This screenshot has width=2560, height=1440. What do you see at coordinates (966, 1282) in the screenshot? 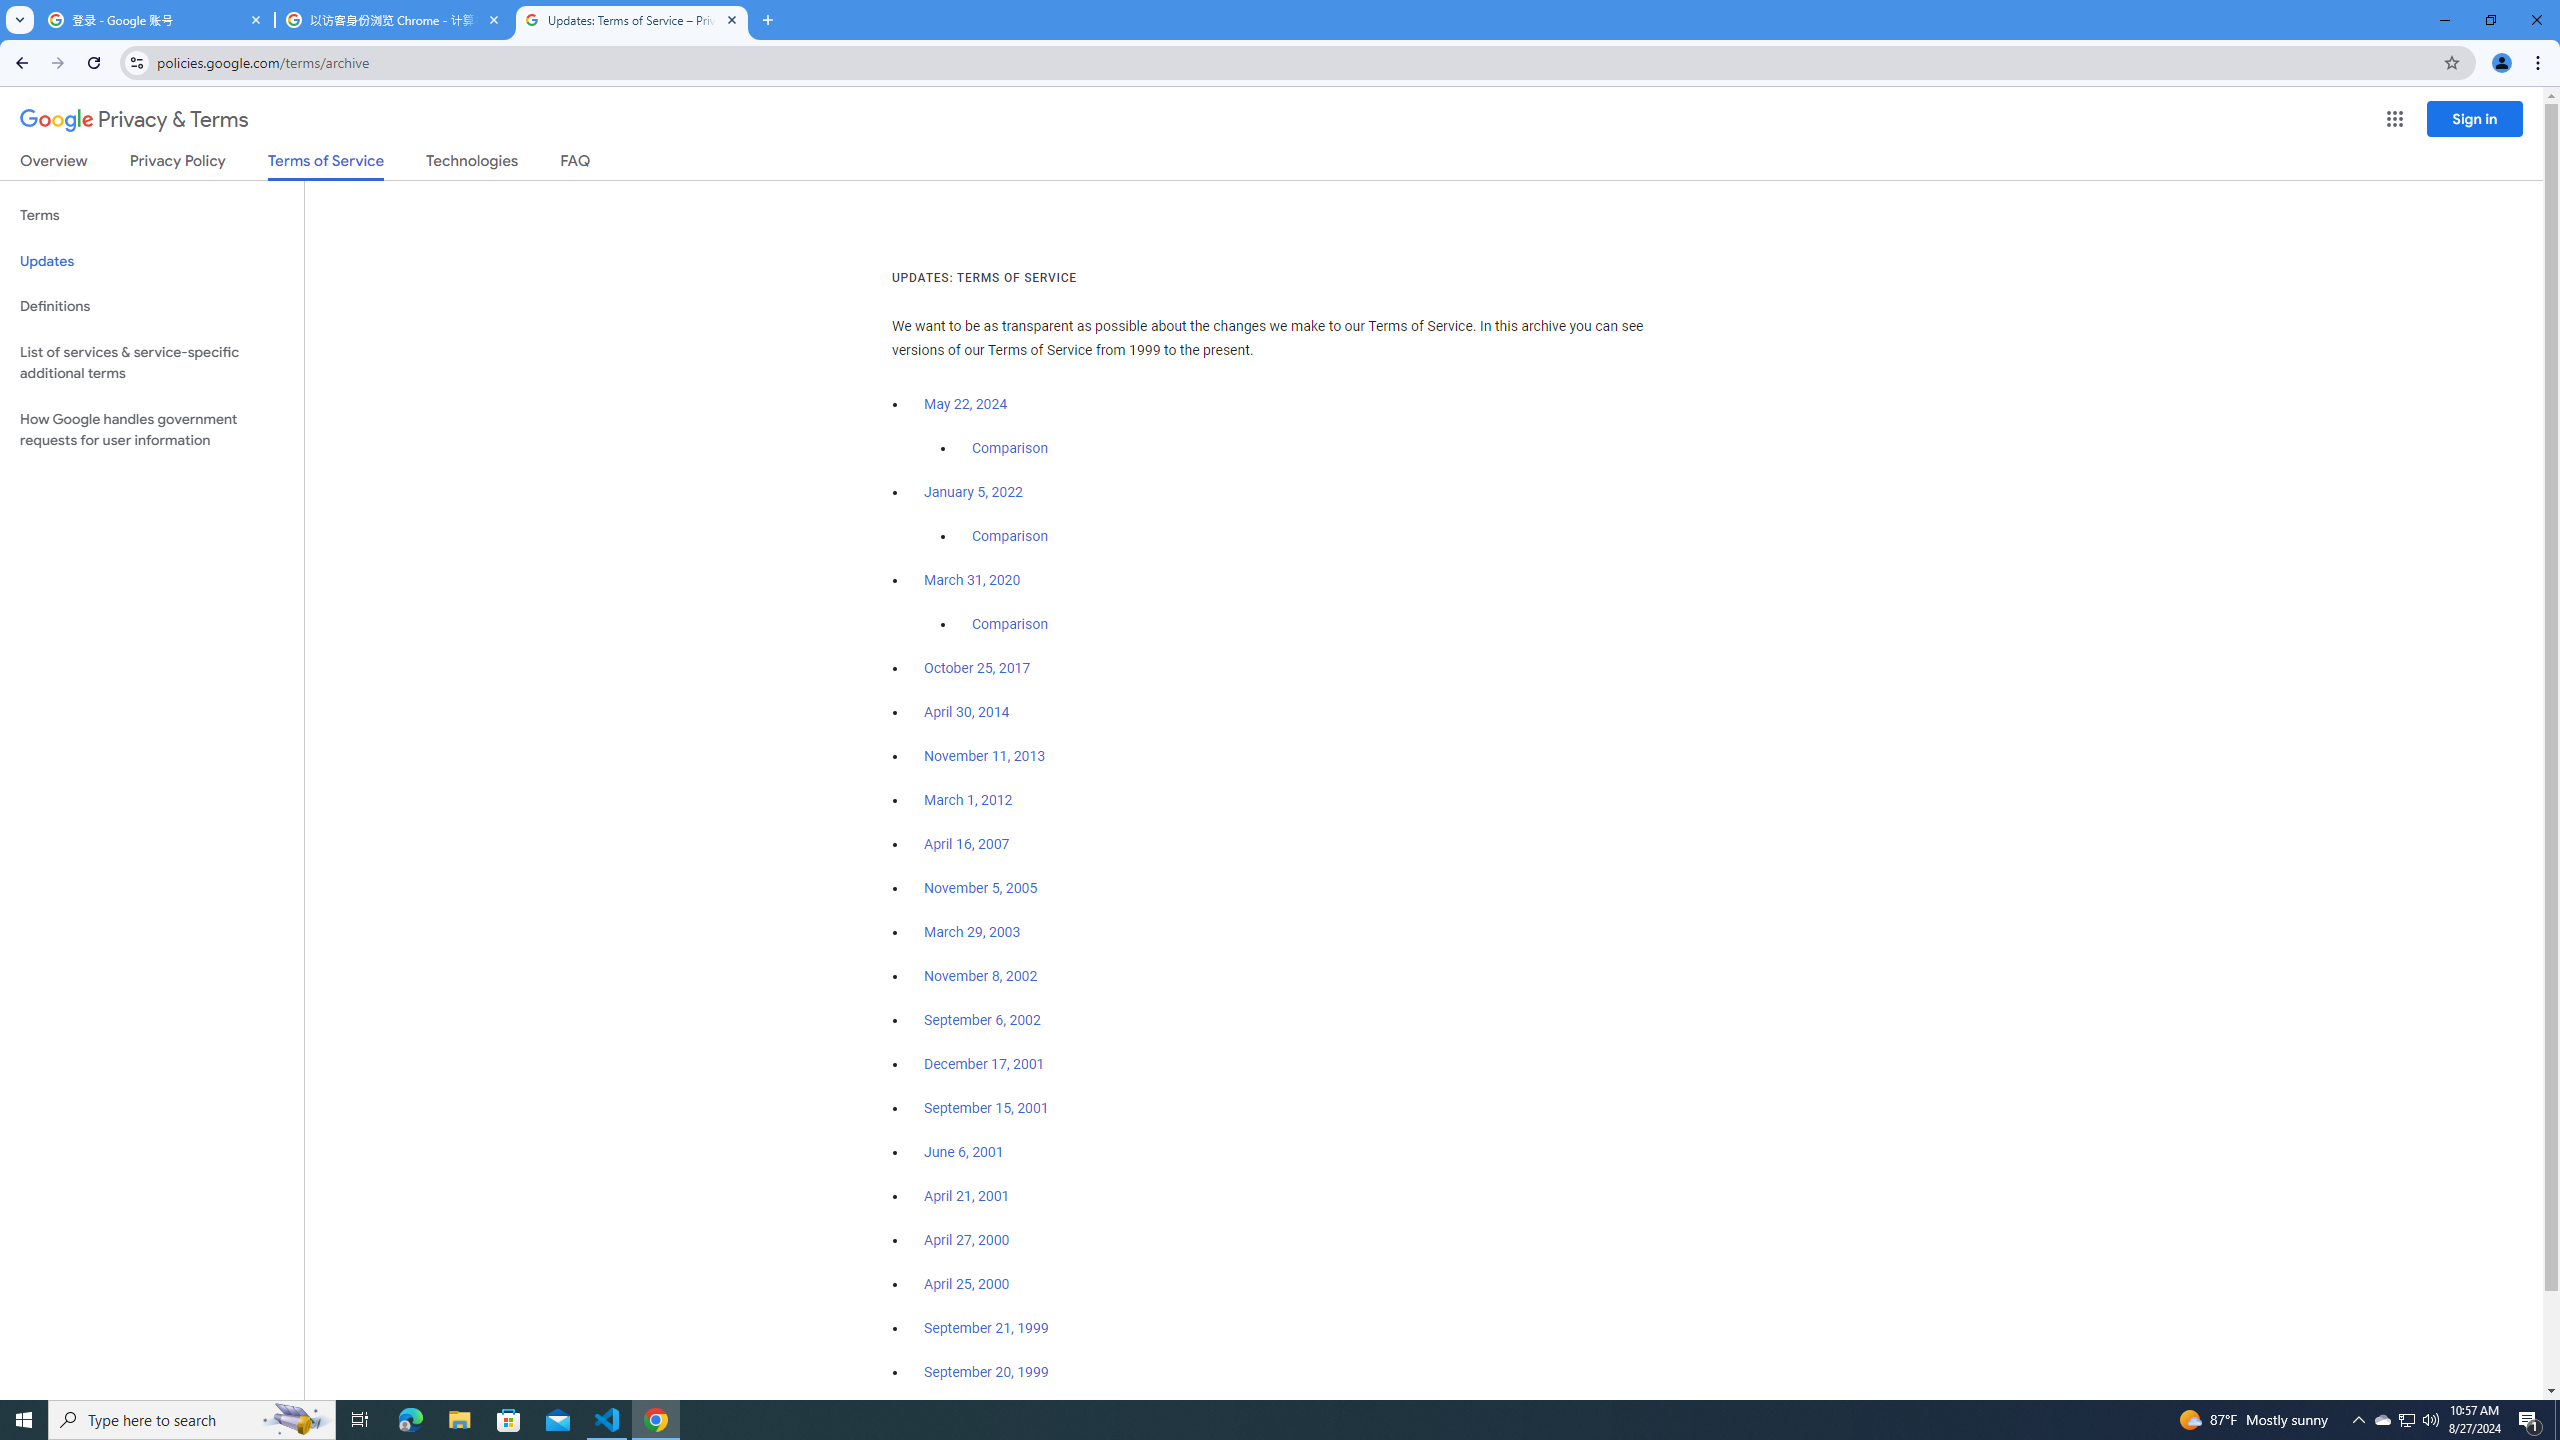
I see `'April 25, 2000'` at bounding box center [966, 1282].